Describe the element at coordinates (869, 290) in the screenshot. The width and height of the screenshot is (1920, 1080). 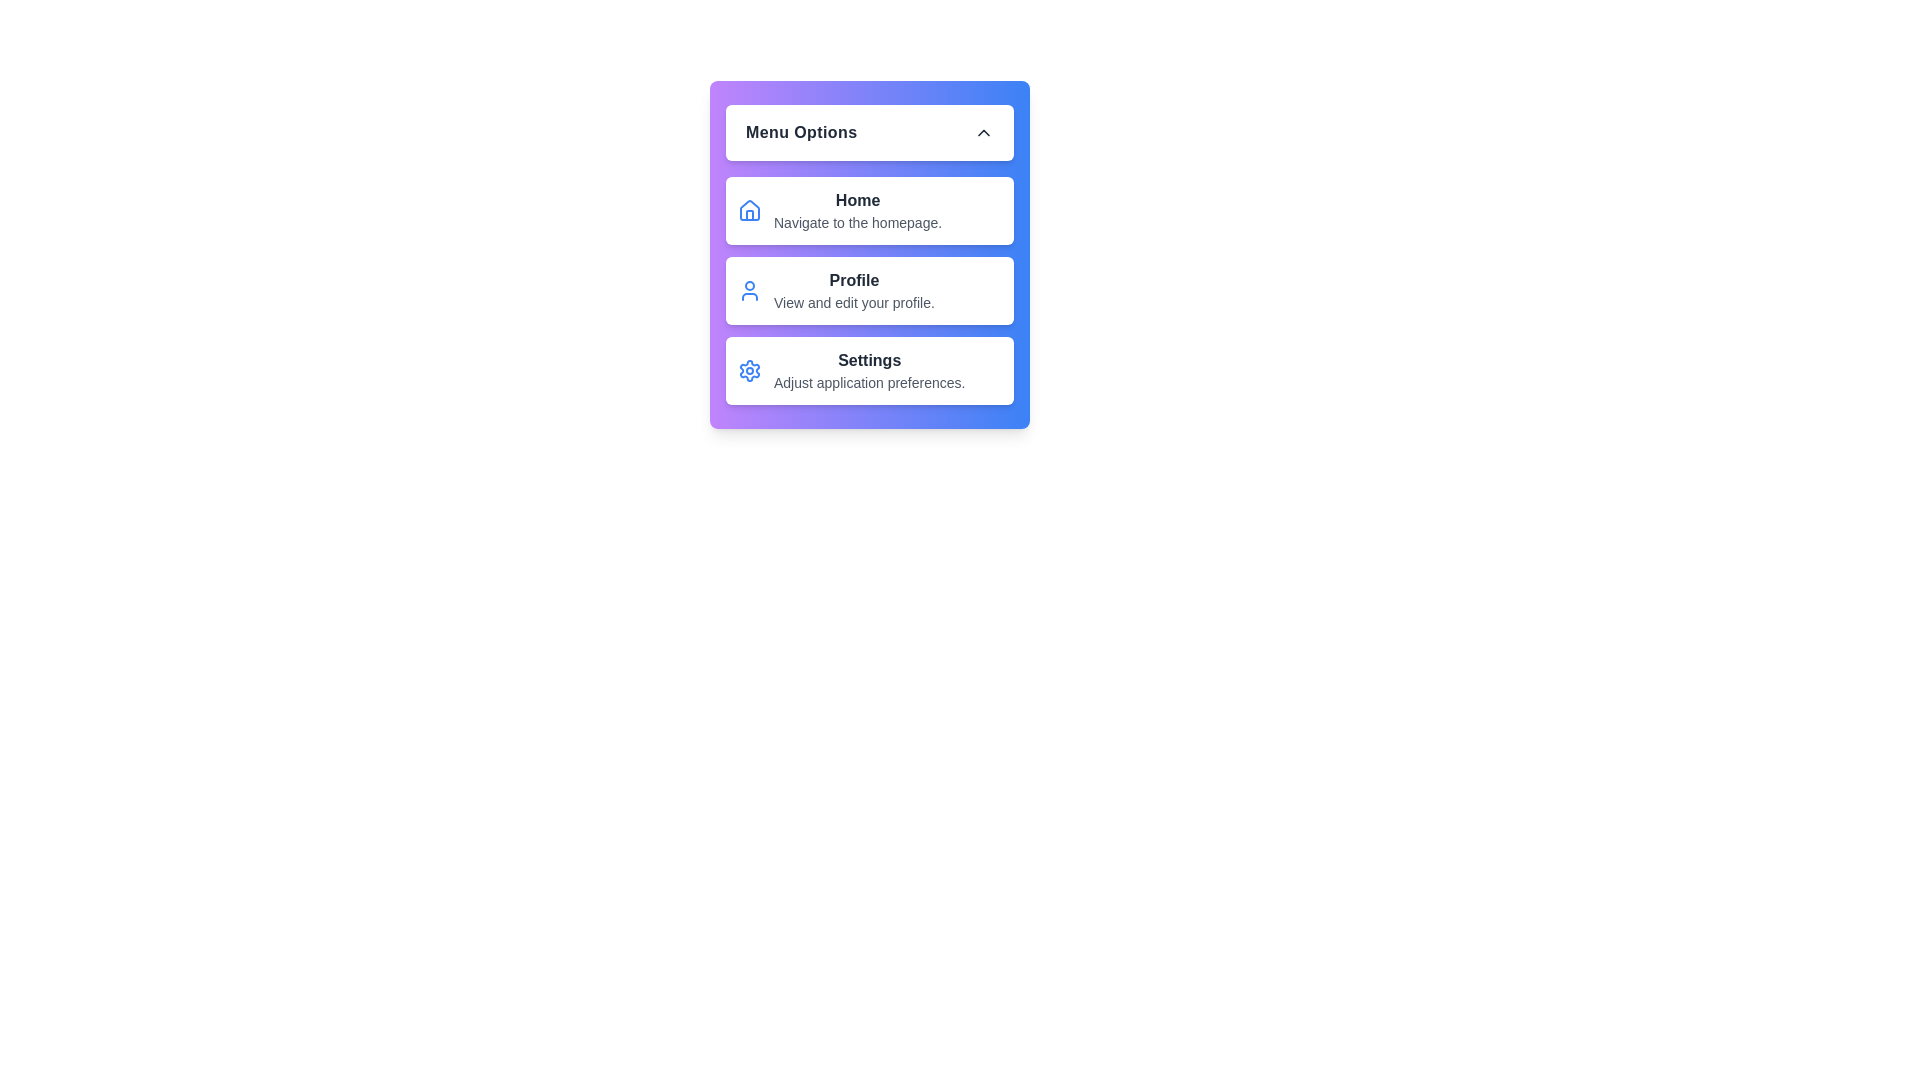
I see `the menu item corresponding to Profile` at that location.